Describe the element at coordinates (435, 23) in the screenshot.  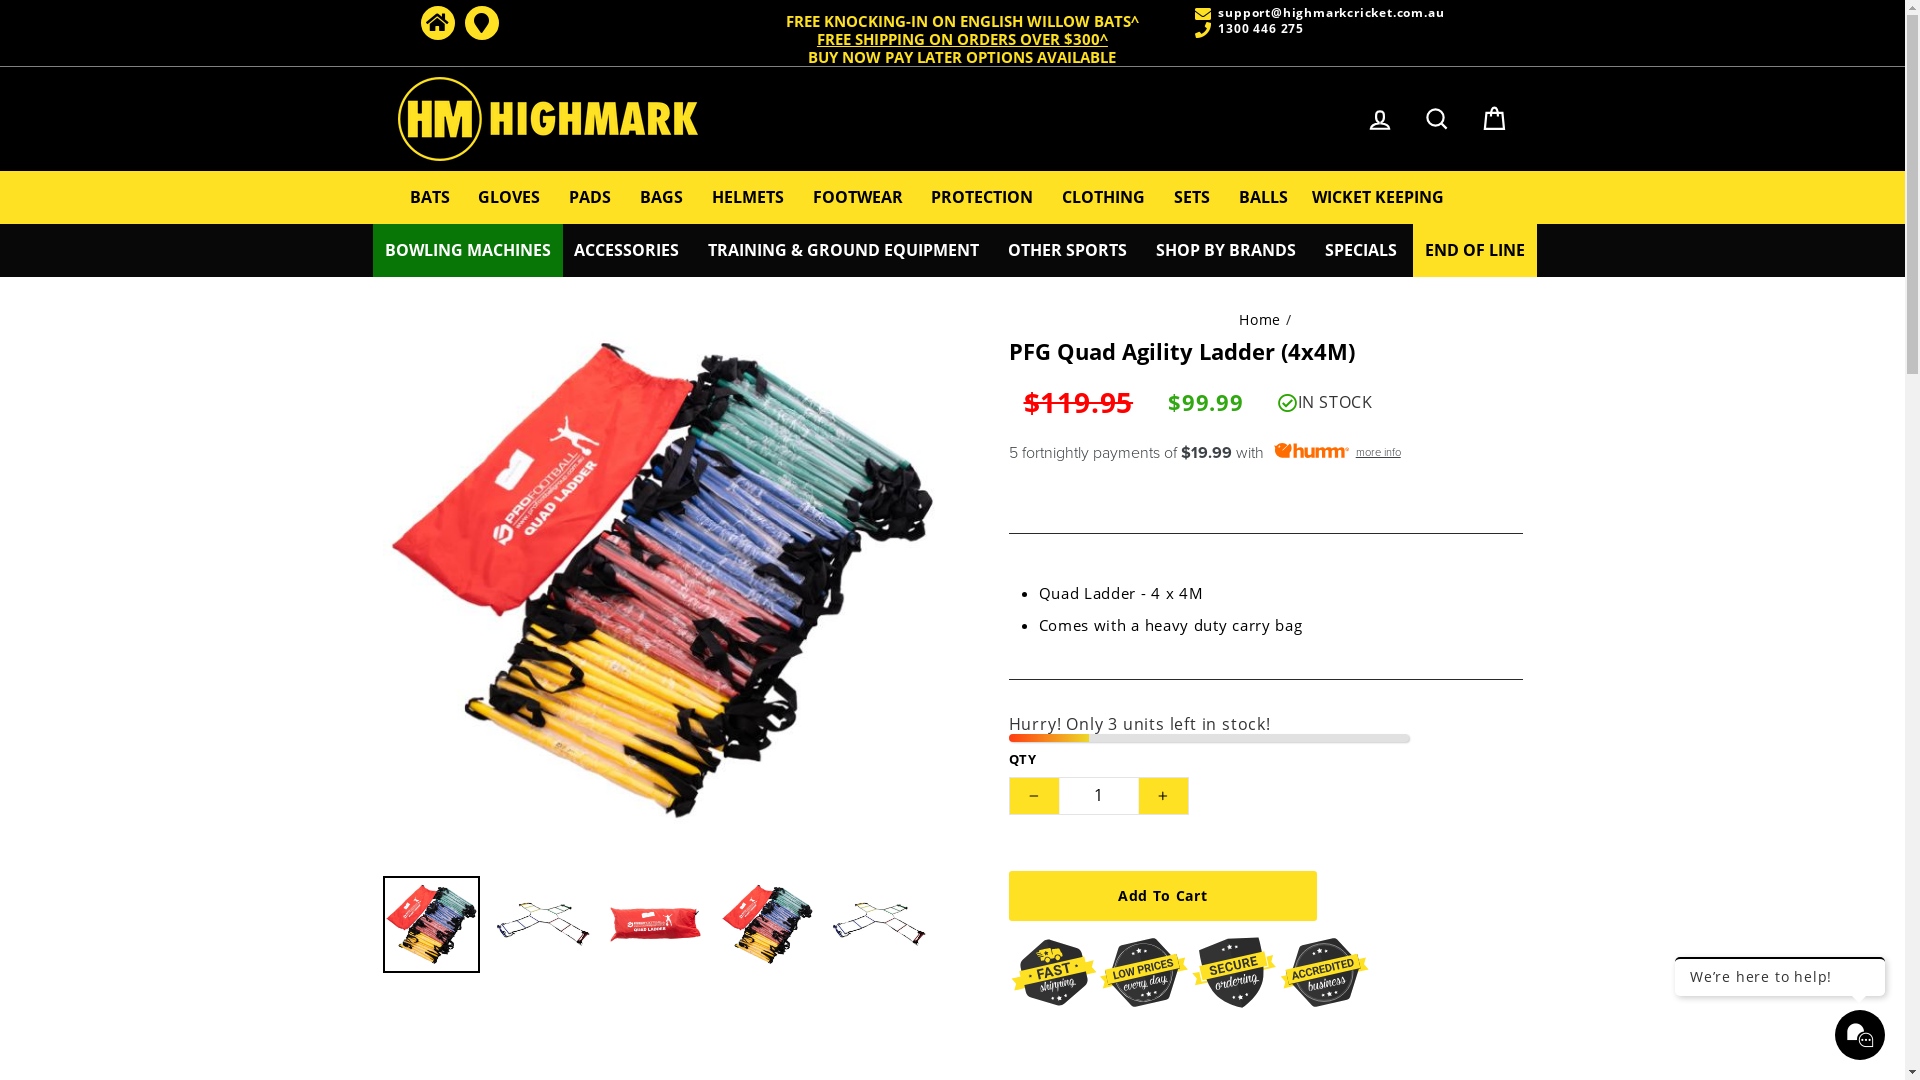
I see `'Home'` at that location.